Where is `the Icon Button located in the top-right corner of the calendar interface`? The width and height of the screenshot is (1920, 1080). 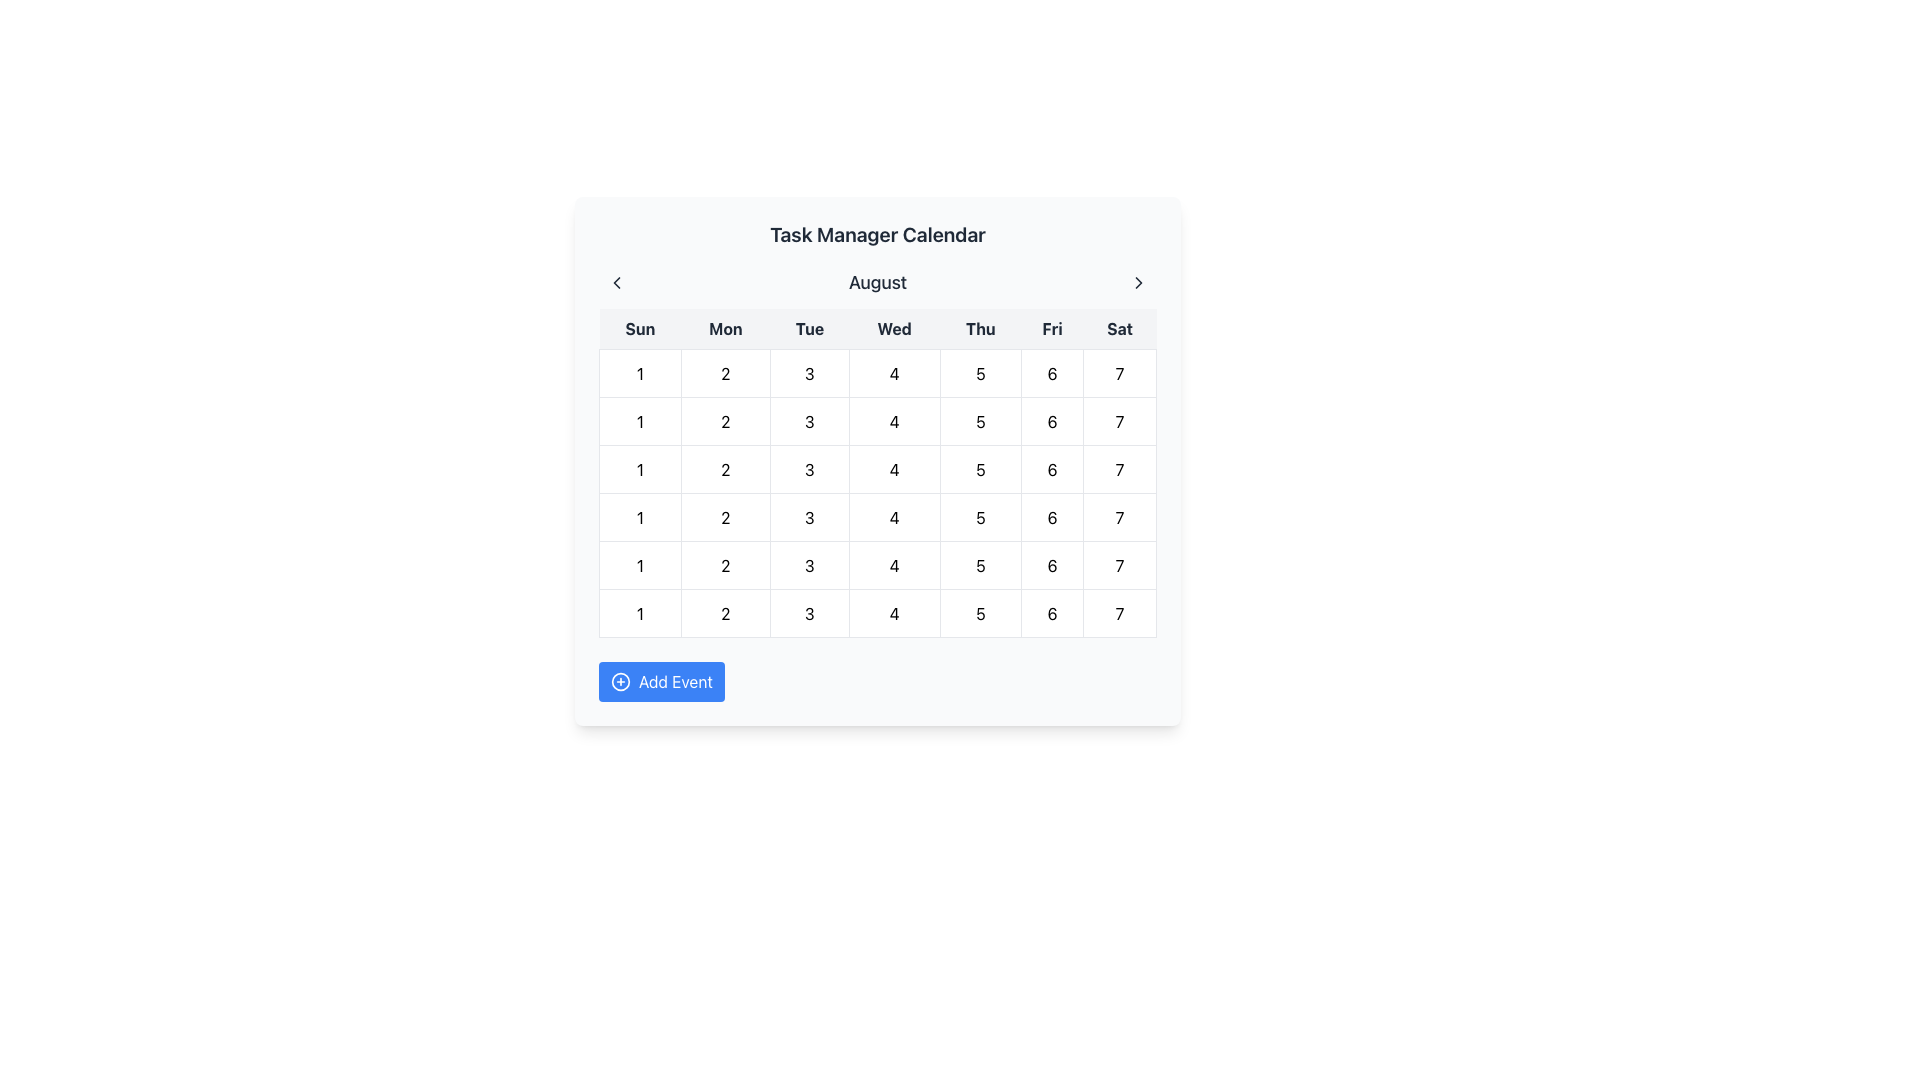
the Icon Button located in the top-right corner of the calendar interface is located at coordinates (1138, 282).